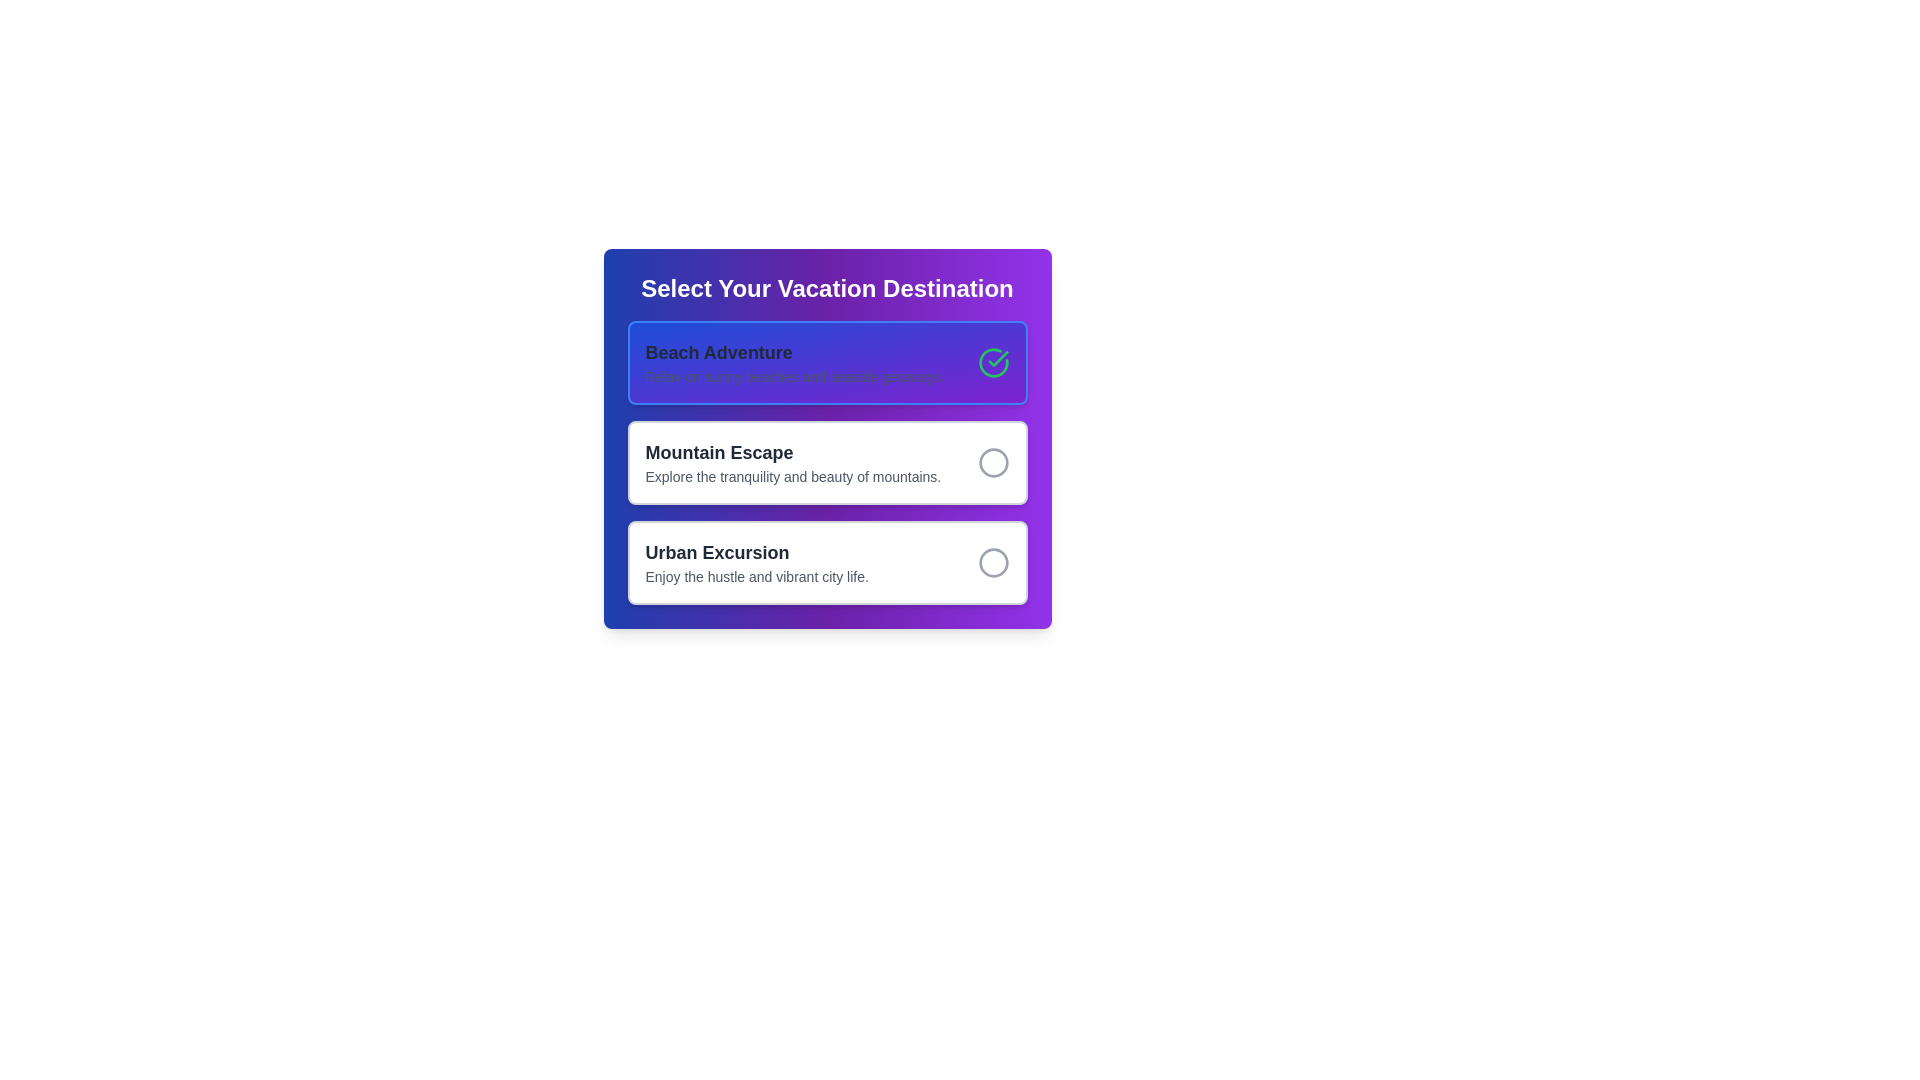 Image resolution: width=1920 pixels, height=1080 pixels. What do you see at coordinates (827, 289) in the screenshot?
I see `the Text header that informs the user about vacation destination options, which is the first element in a card with a gradient background and rounded corners` at bounding box center [827, 289].